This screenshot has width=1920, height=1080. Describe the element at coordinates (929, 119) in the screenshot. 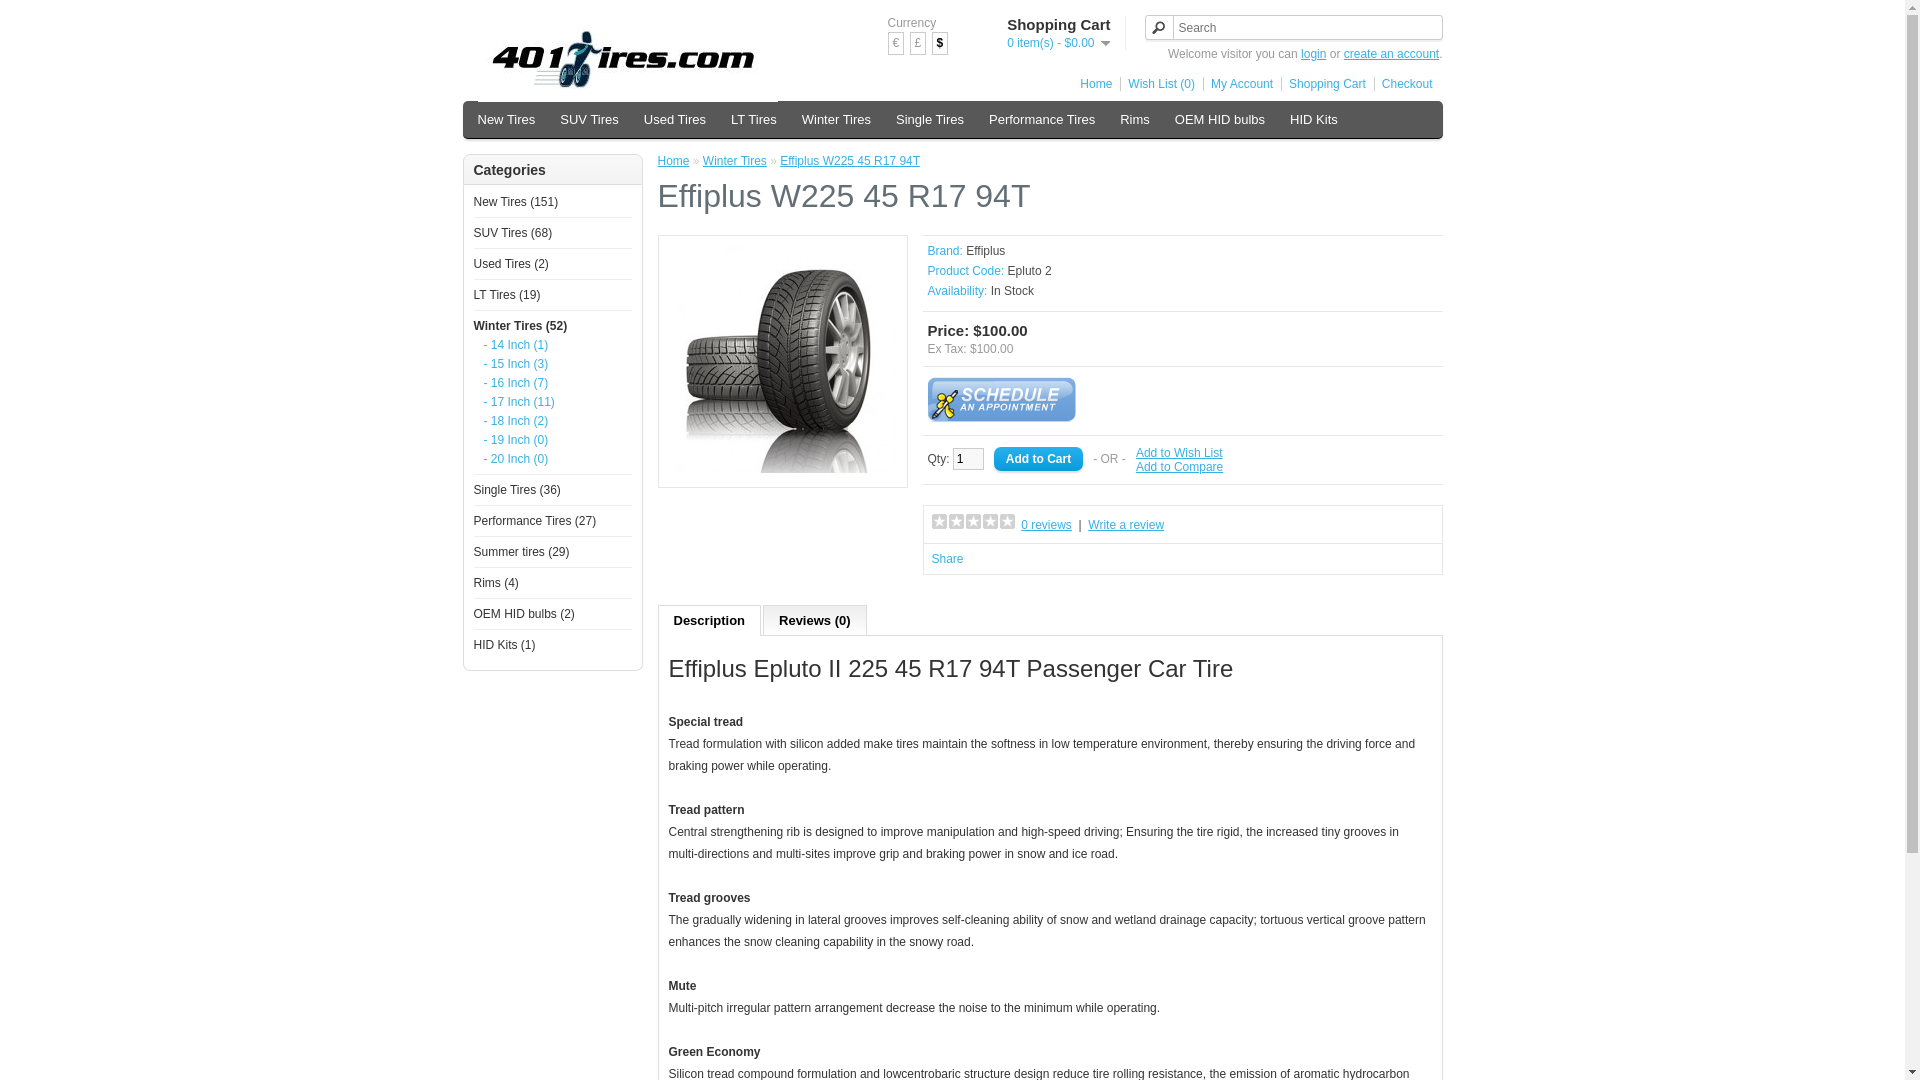

I see `'Single Tires'` at that location.